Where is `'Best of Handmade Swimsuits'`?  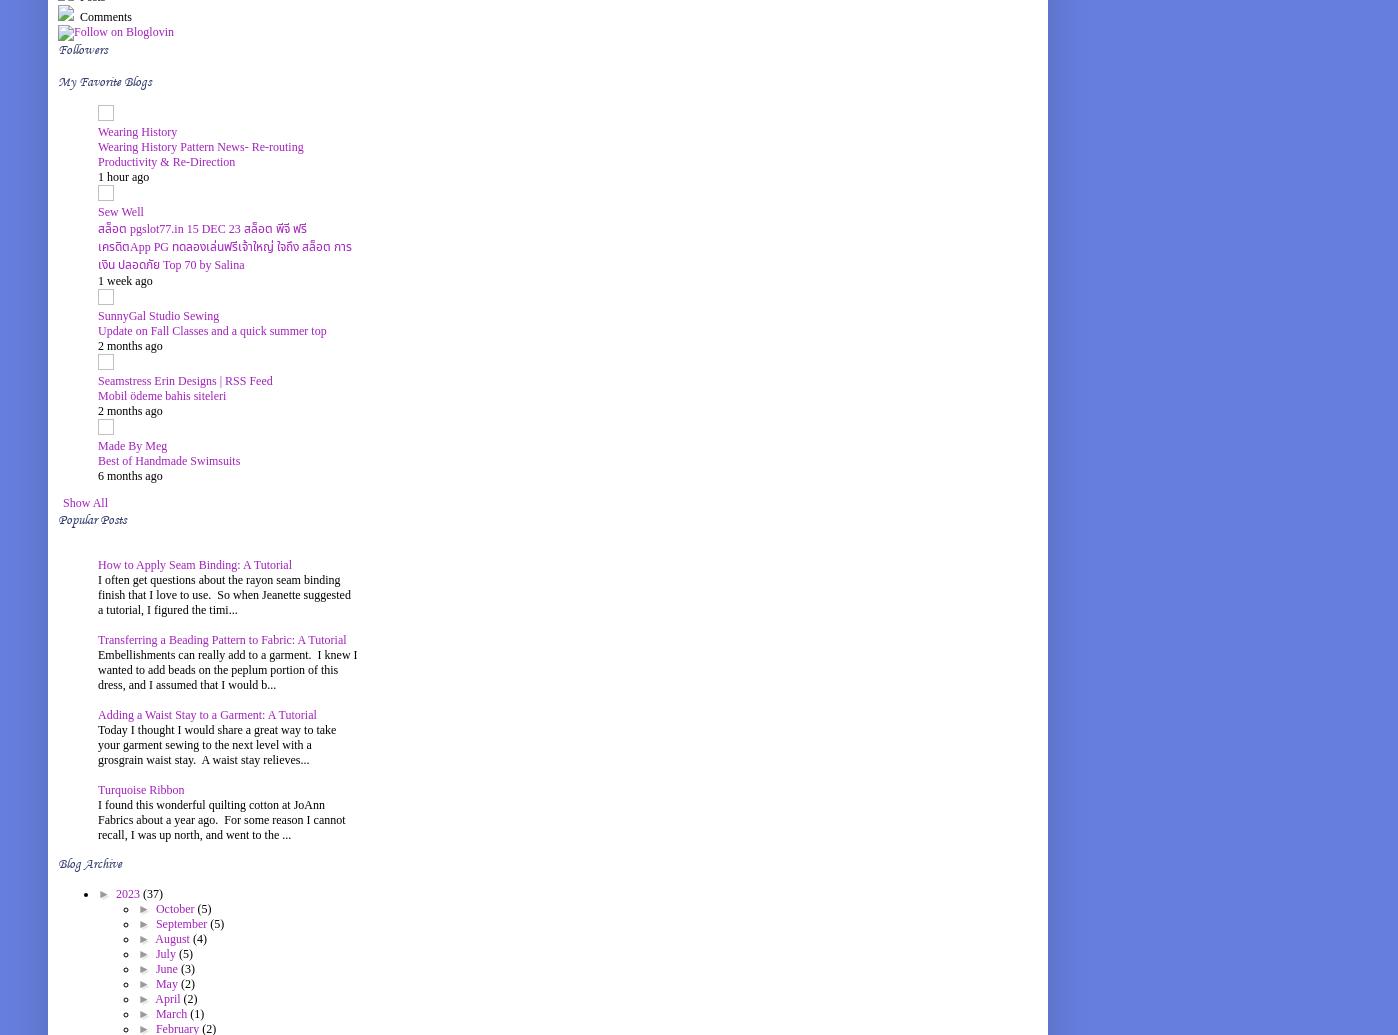
'Best of Handmade Swimsuits' is located at coordinates (169, 460).